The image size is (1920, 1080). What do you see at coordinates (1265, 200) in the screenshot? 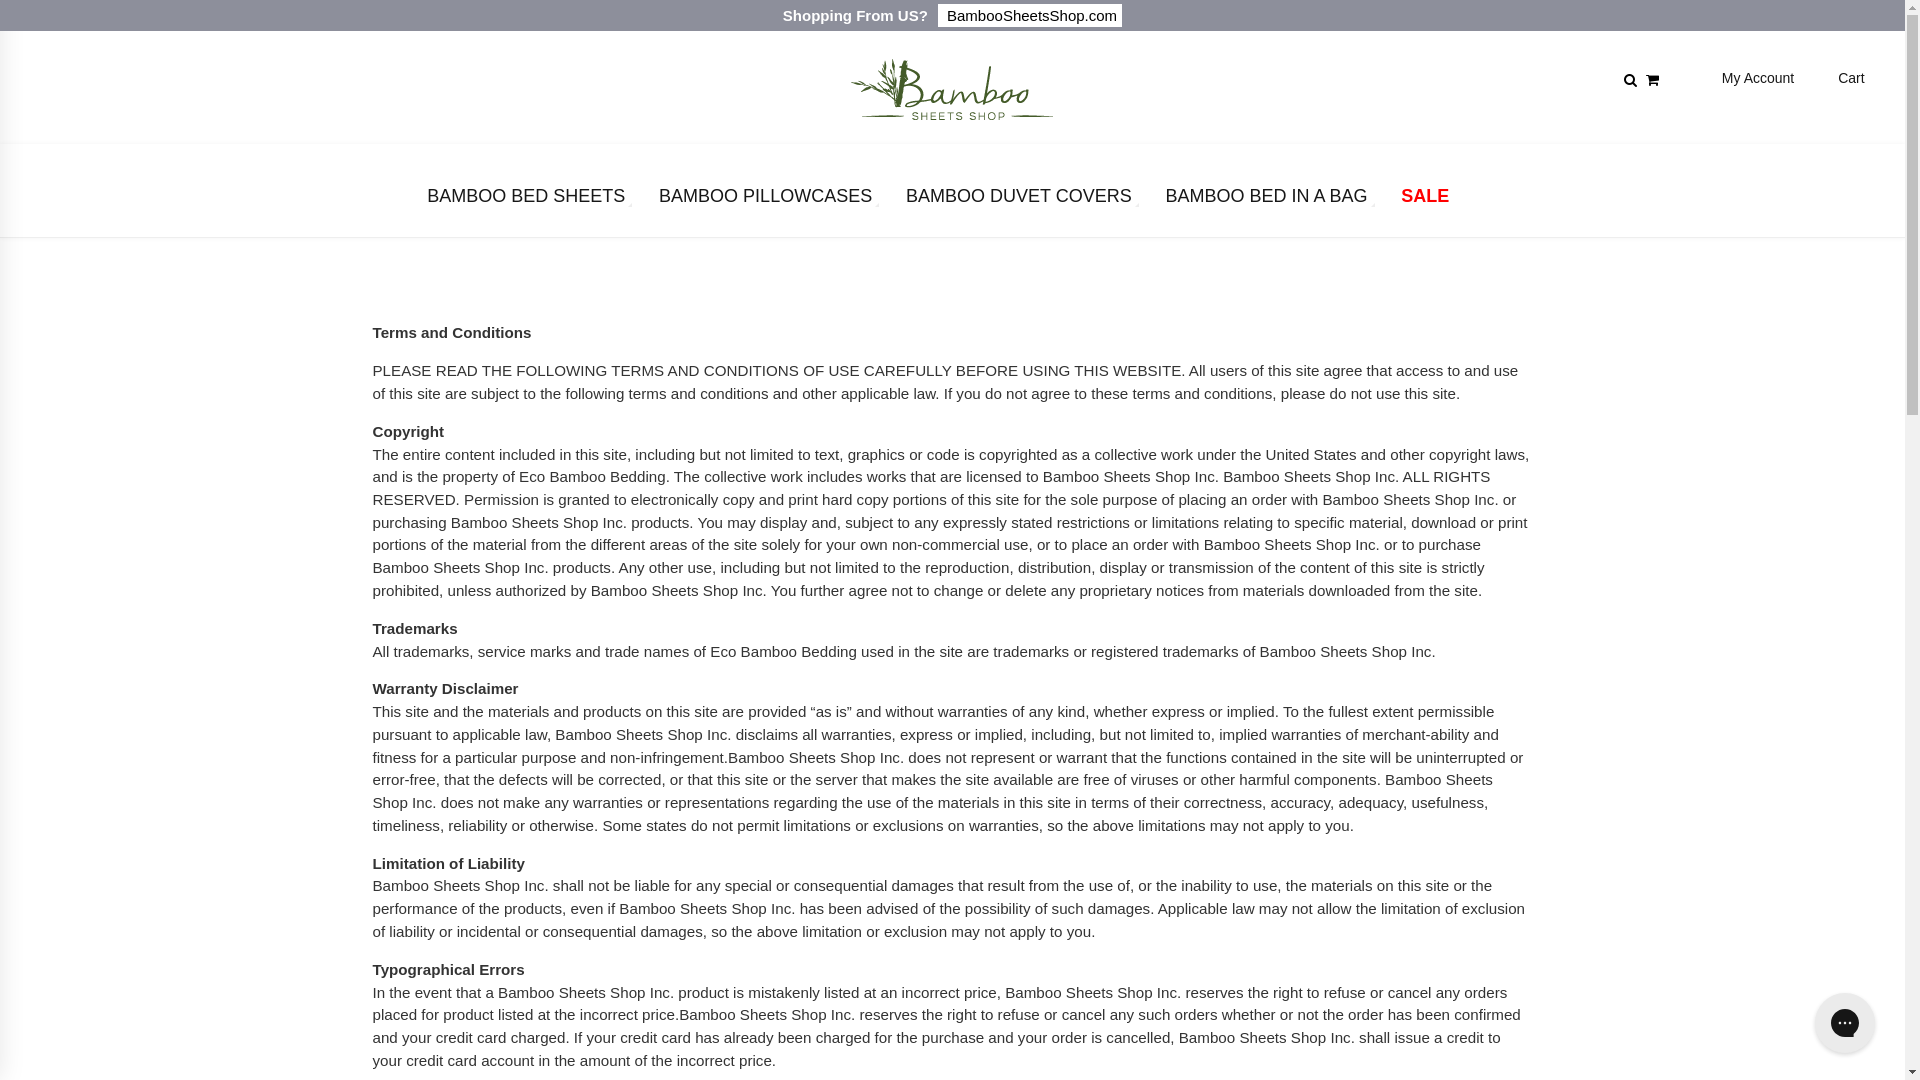
I see `'BAMBOO BED IN A BAG'` at bounding box center [1265, 200].